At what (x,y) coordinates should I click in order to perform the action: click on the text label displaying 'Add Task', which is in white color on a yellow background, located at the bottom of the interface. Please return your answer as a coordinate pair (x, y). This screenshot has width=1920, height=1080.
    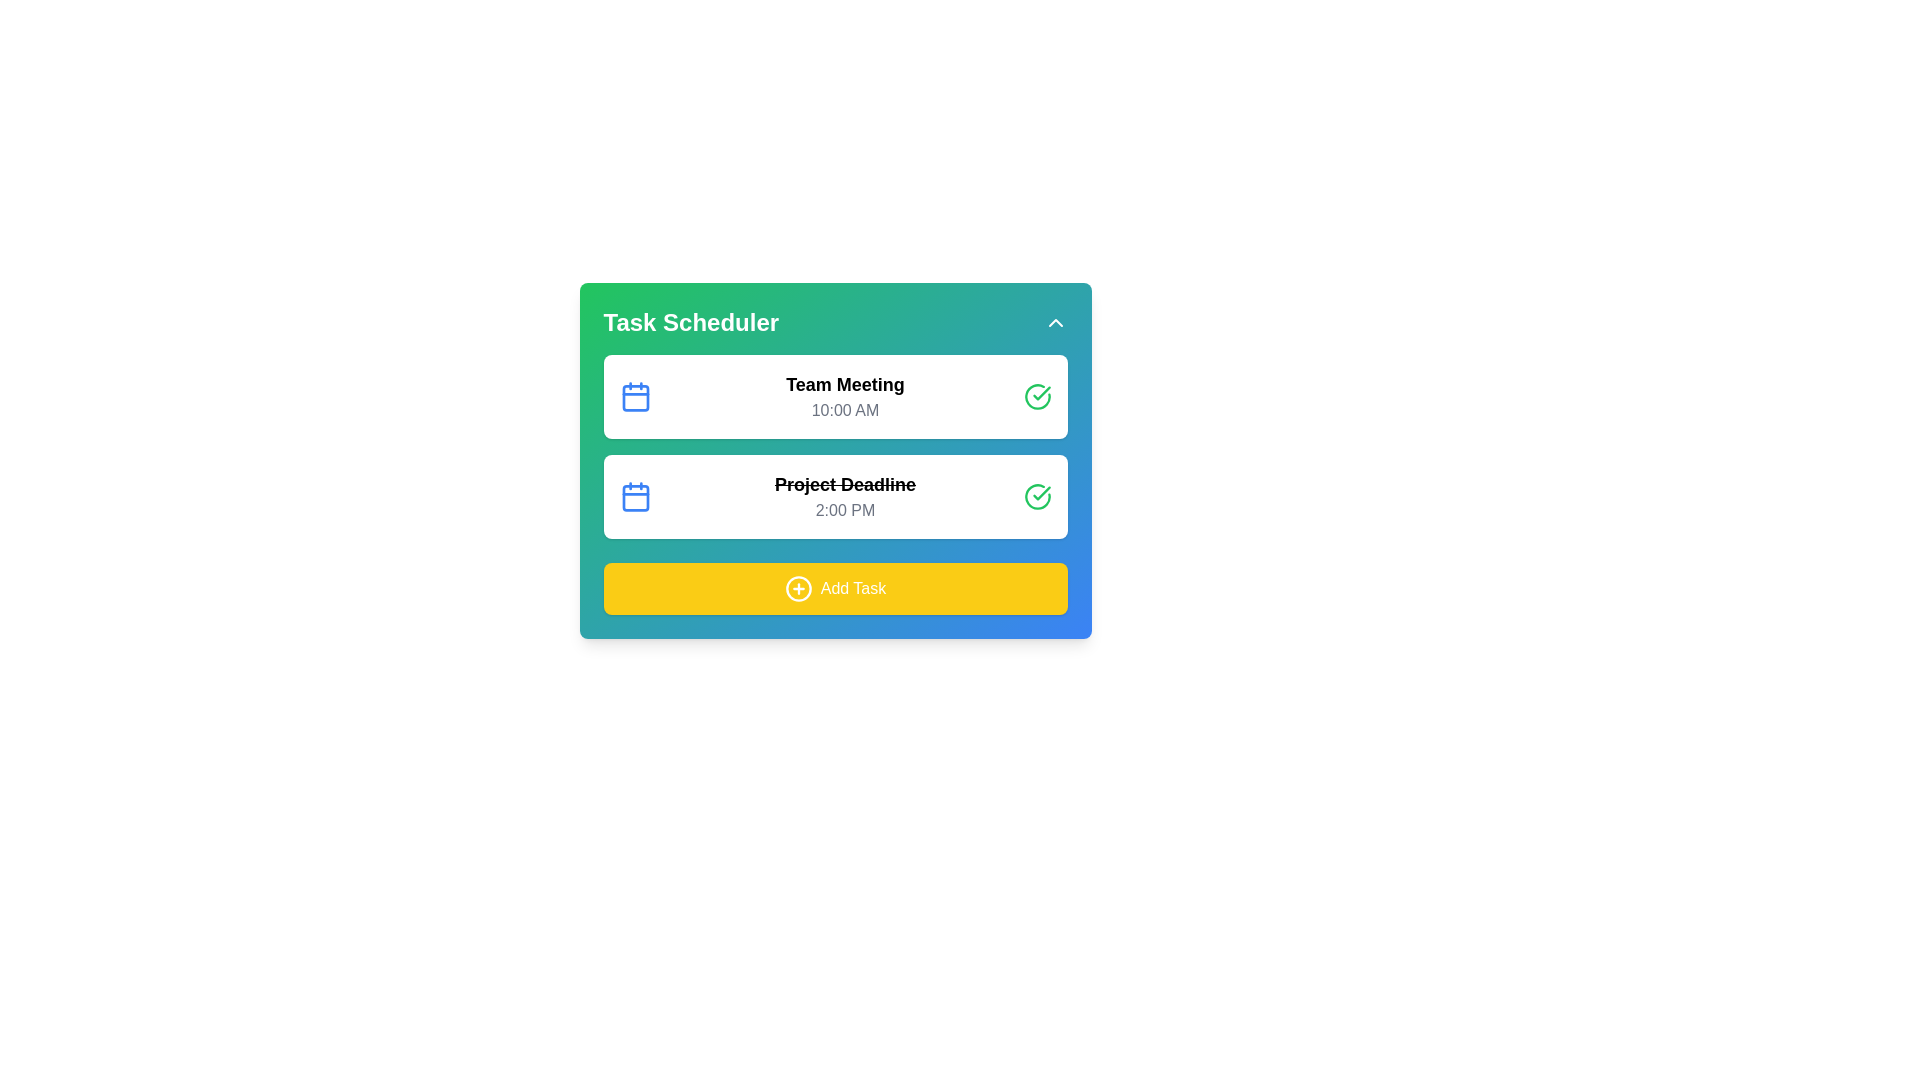
    Looking at the image, I should click on (853, 588).